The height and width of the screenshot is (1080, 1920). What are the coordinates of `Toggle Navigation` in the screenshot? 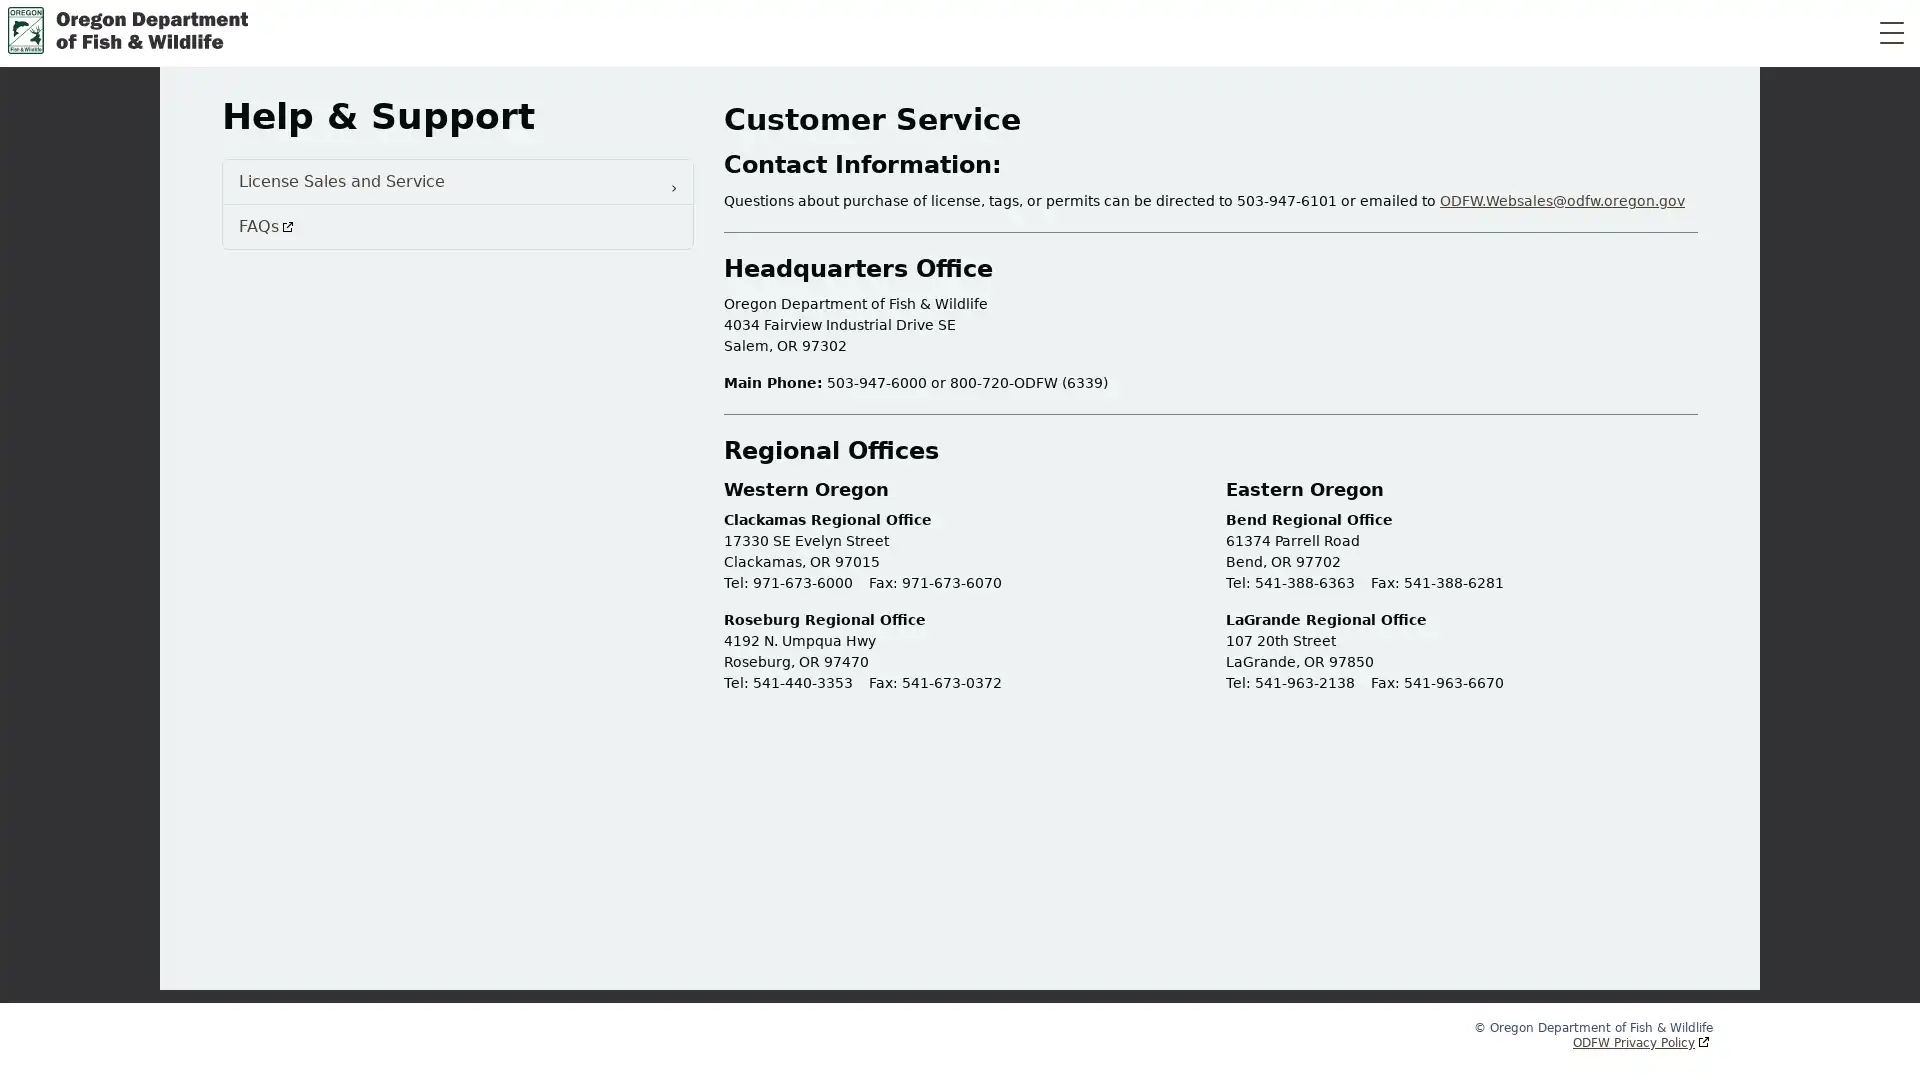 It's located at (1890, 34).